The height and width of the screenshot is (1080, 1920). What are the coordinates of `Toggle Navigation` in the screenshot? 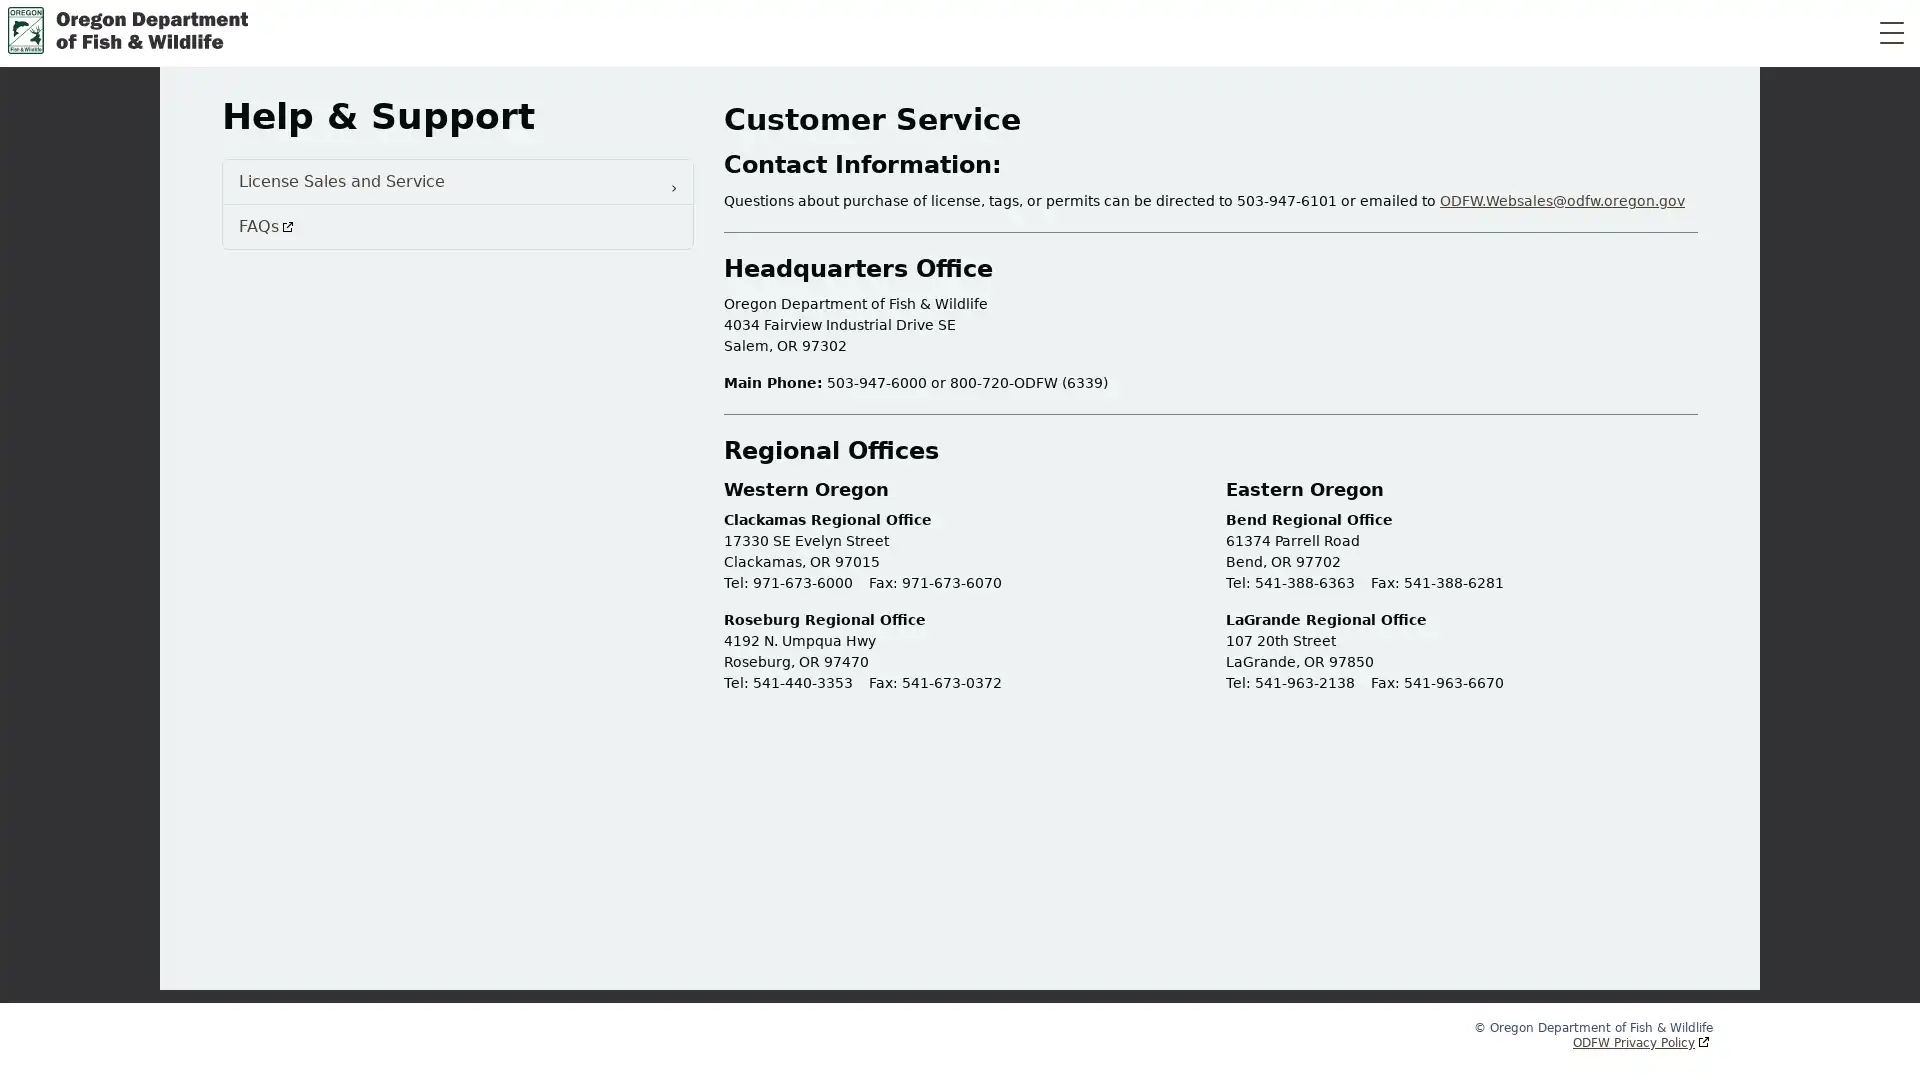 It's located at (1890, 34).